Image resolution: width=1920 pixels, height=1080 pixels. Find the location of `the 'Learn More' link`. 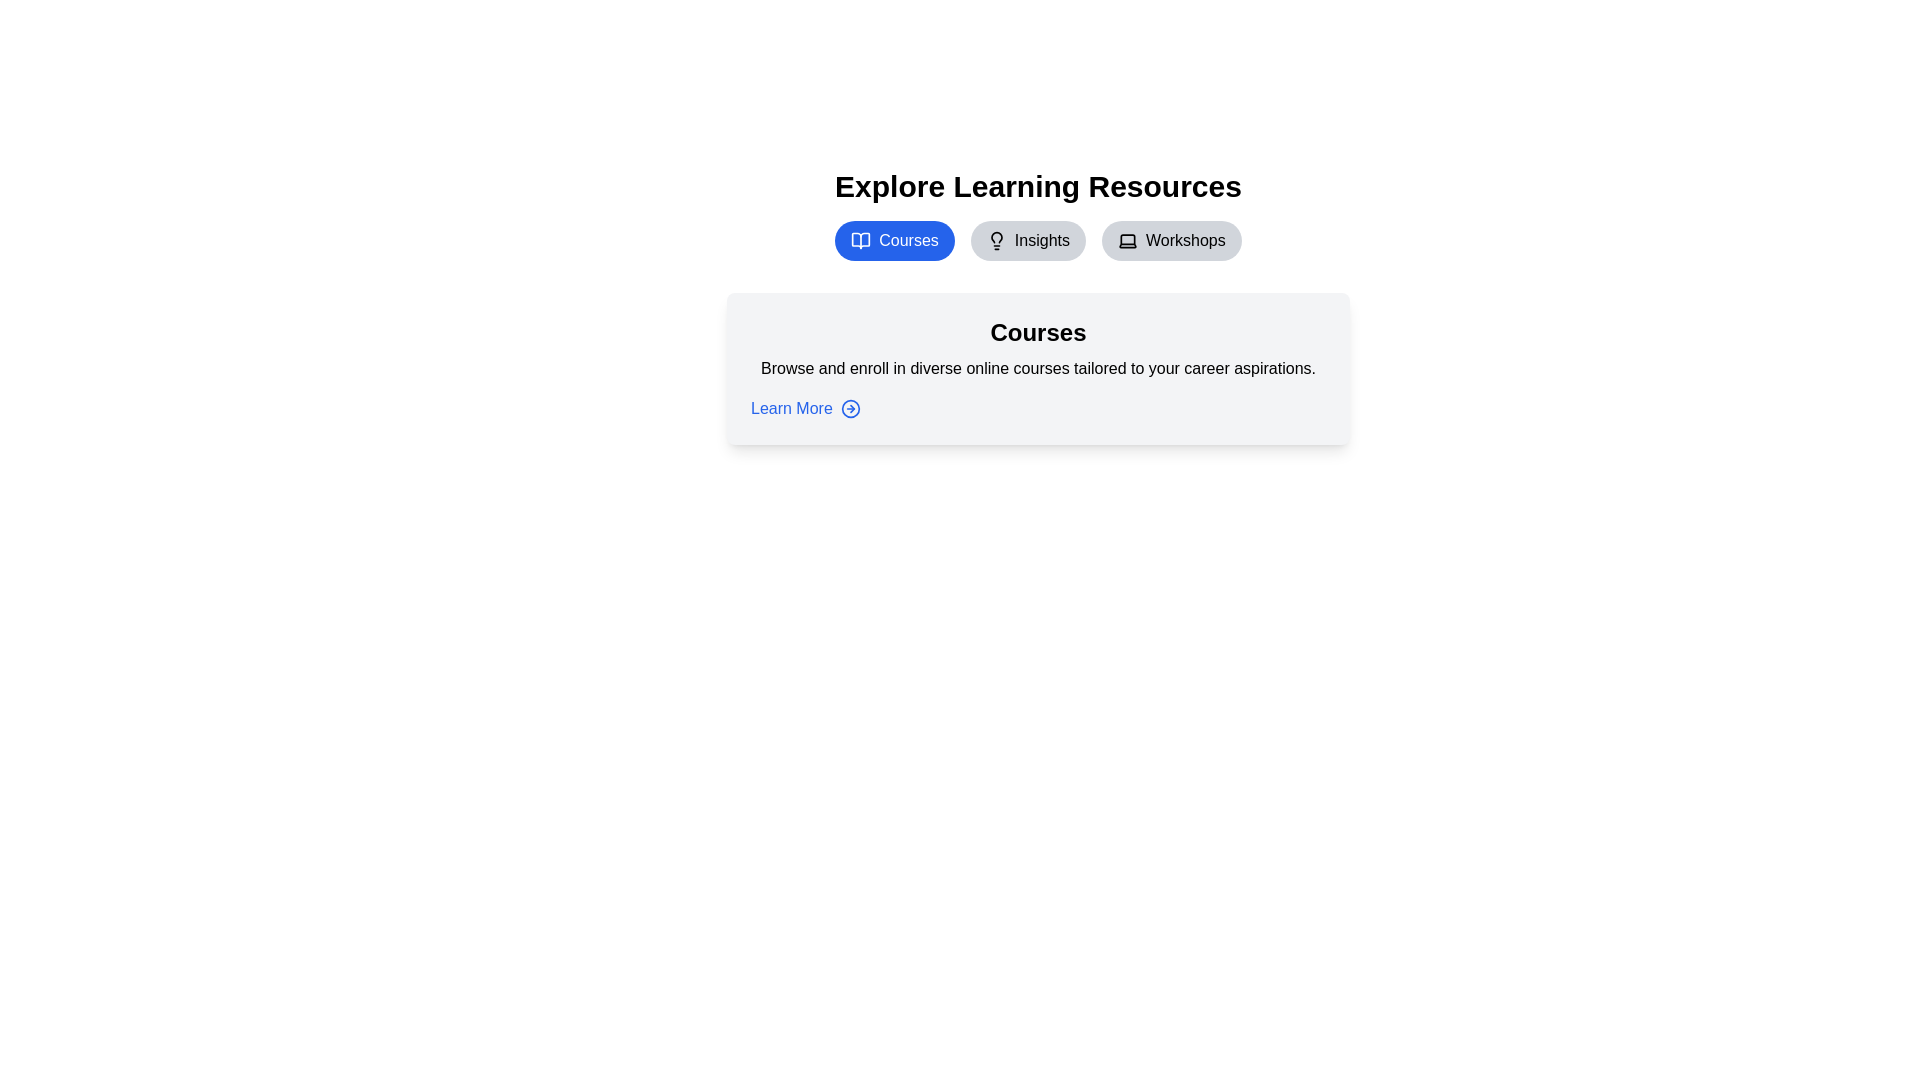

the 'Learn More' link is located at coordinates (805, 407).